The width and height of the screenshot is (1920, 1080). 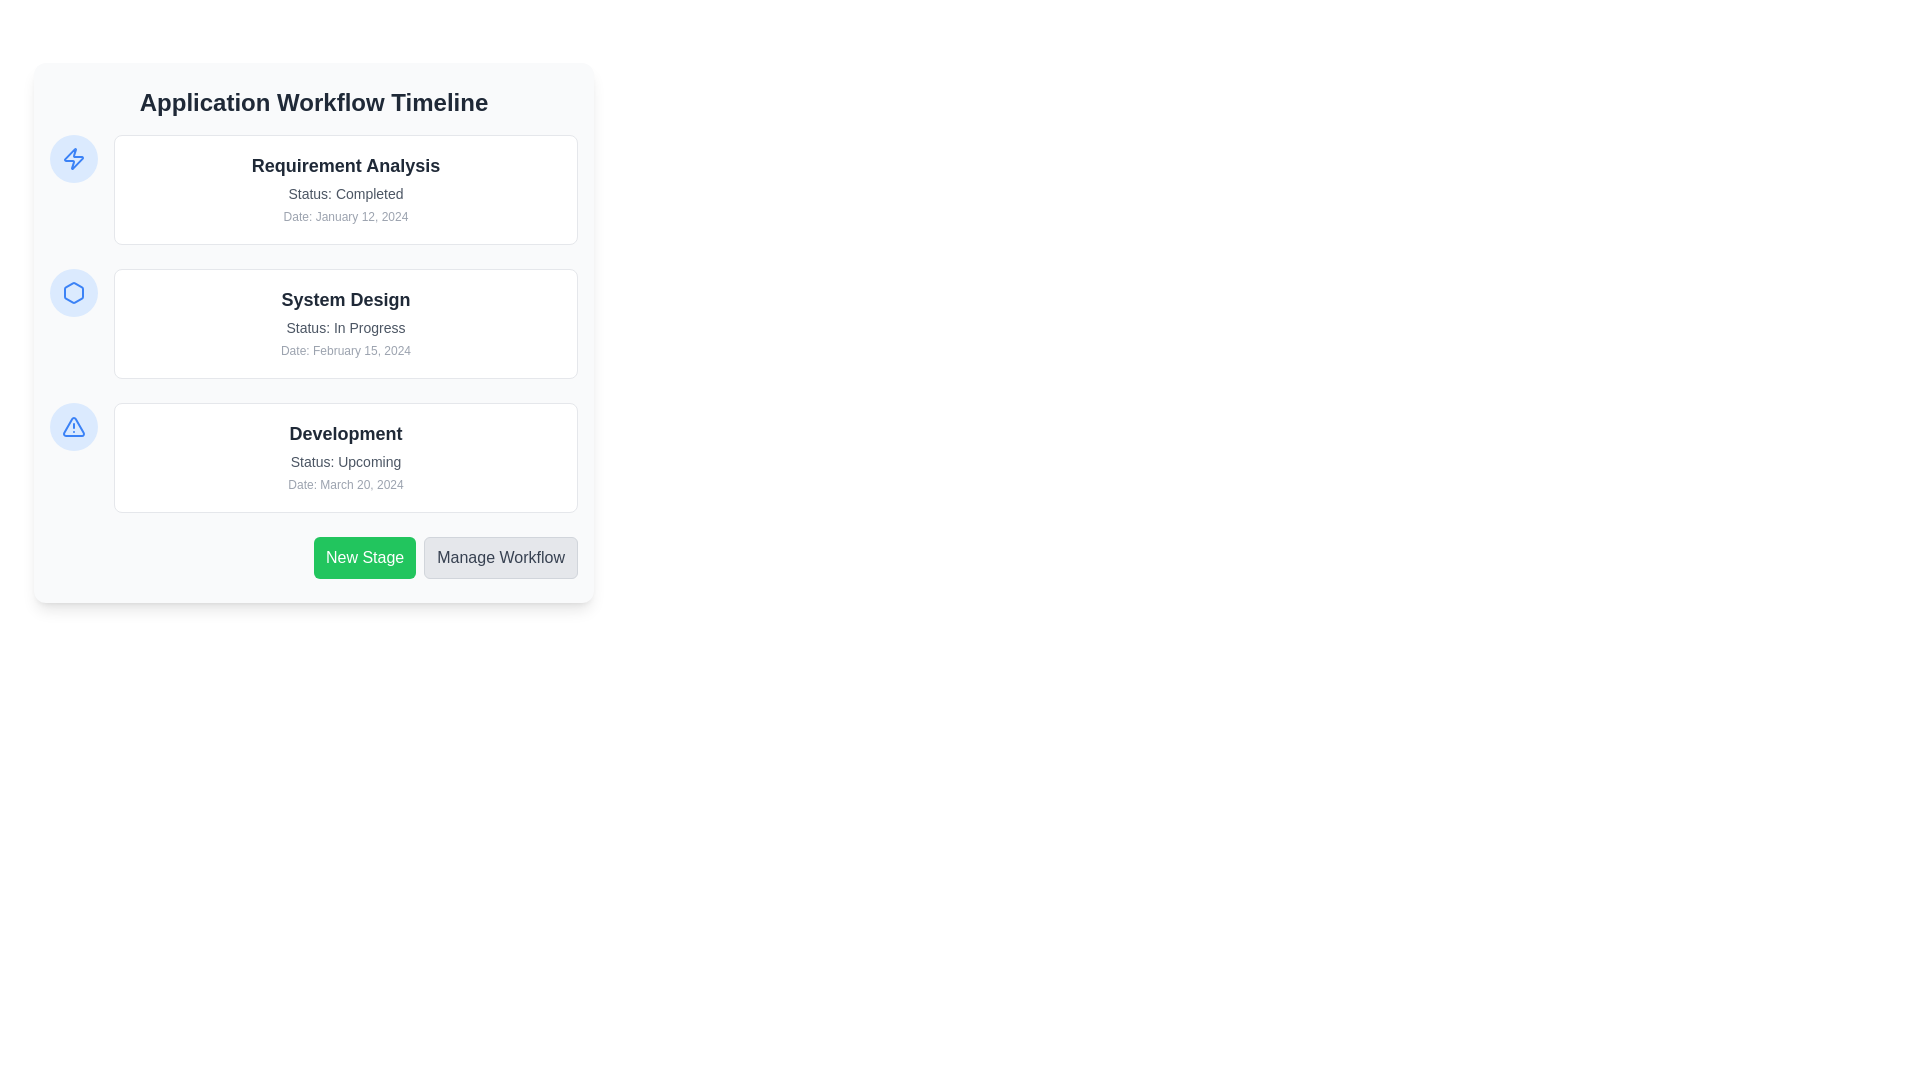 I want to click on displayed date information from the text label showing 'March 20, 2024' located at the bottom of the third card section in the interface, so click(x=345, y=485).